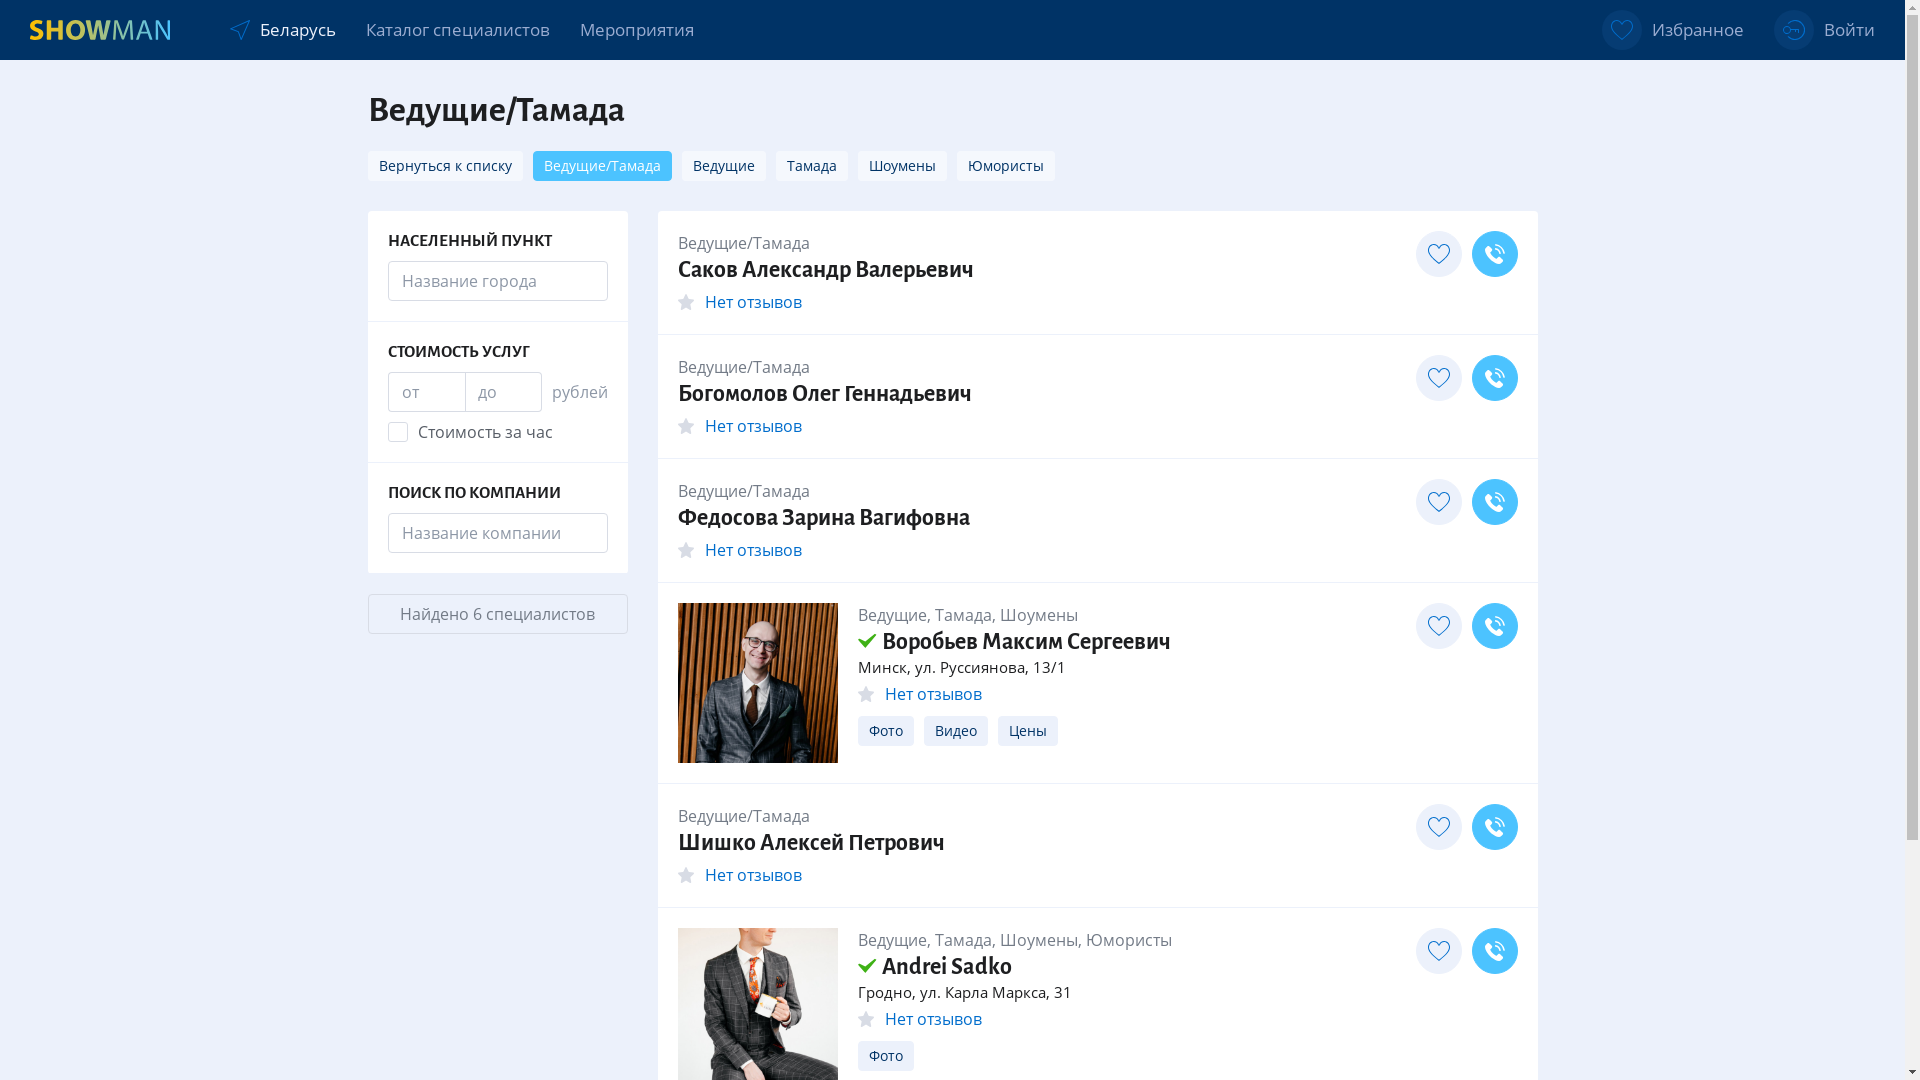 Image resolution: width=1920 pixels, height=1080 pixels. What do you see at coordinates (858, 966) in the screenshot?
I see `'Andrei Sadko'` at bounding box center [858, 966].